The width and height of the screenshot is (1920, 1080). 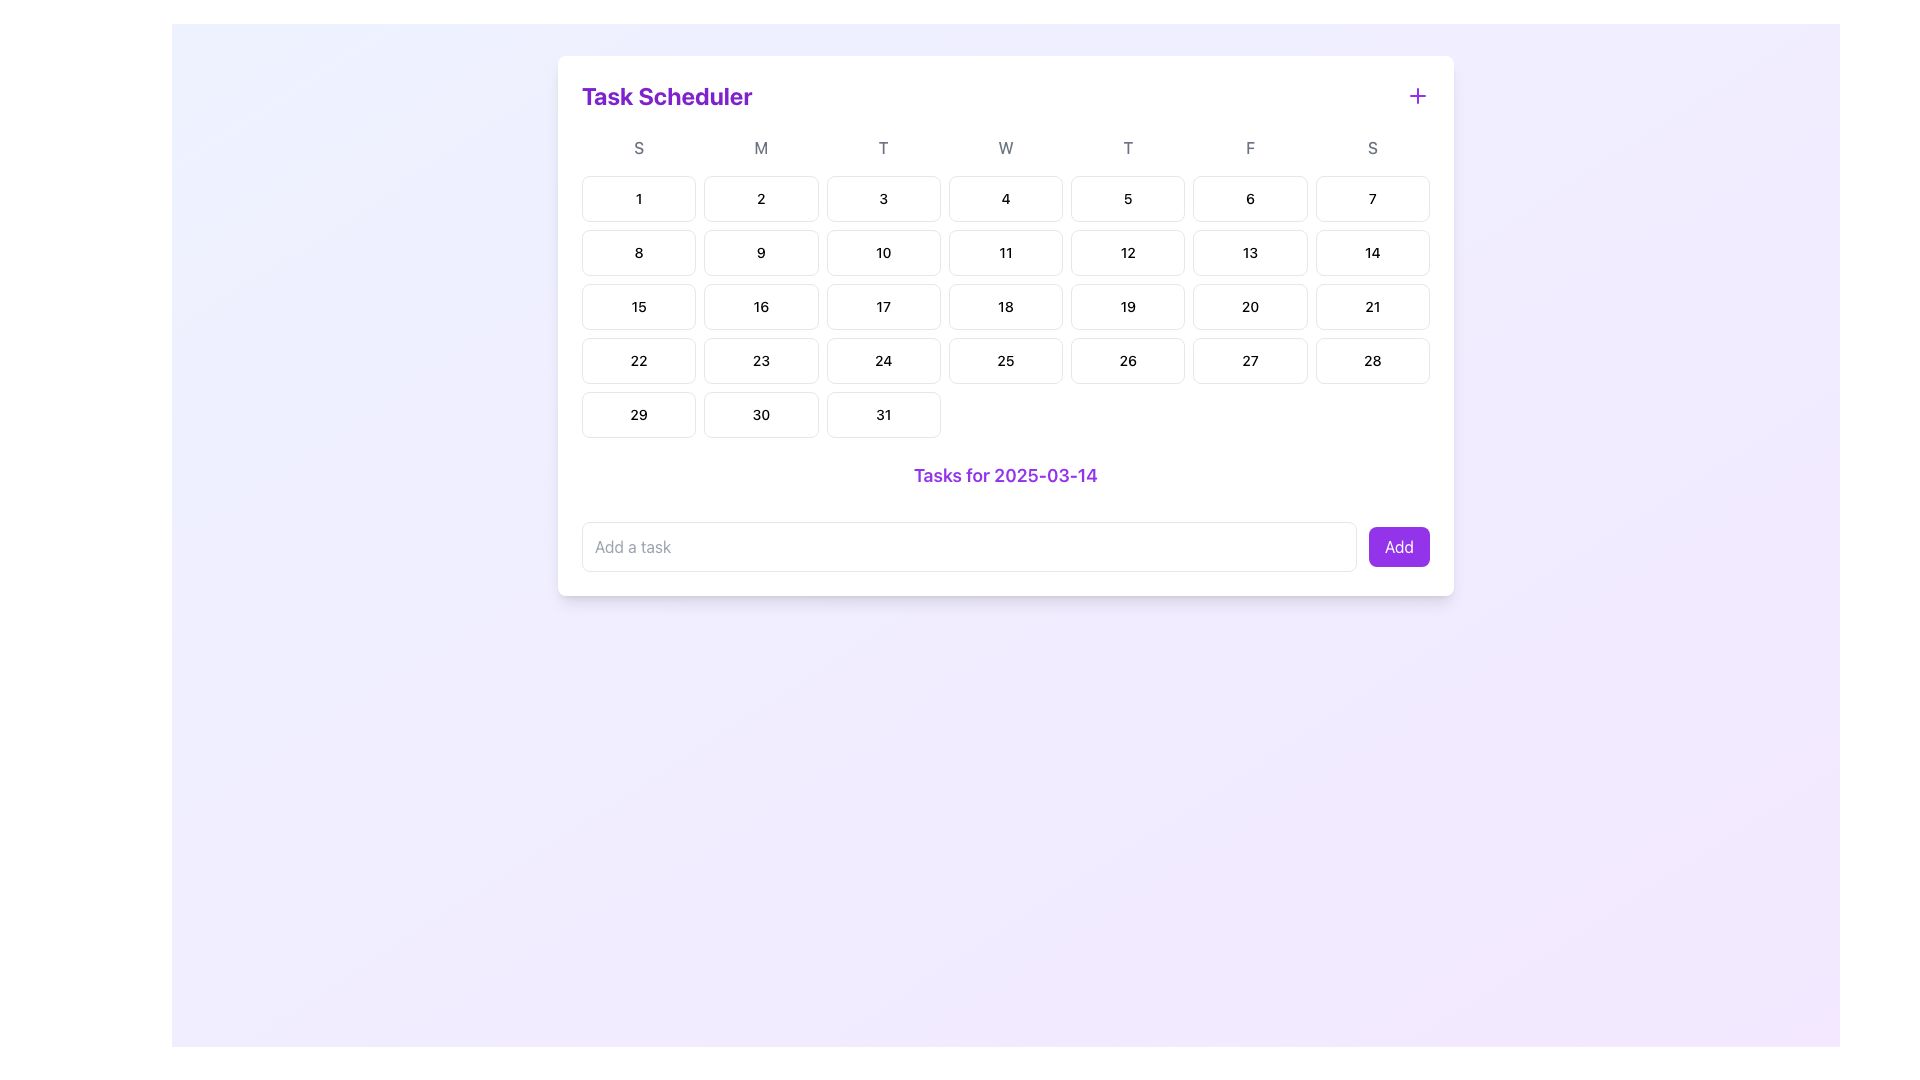 I want to click on the calendar button representing the day '27', so click(x=1249, y=361).